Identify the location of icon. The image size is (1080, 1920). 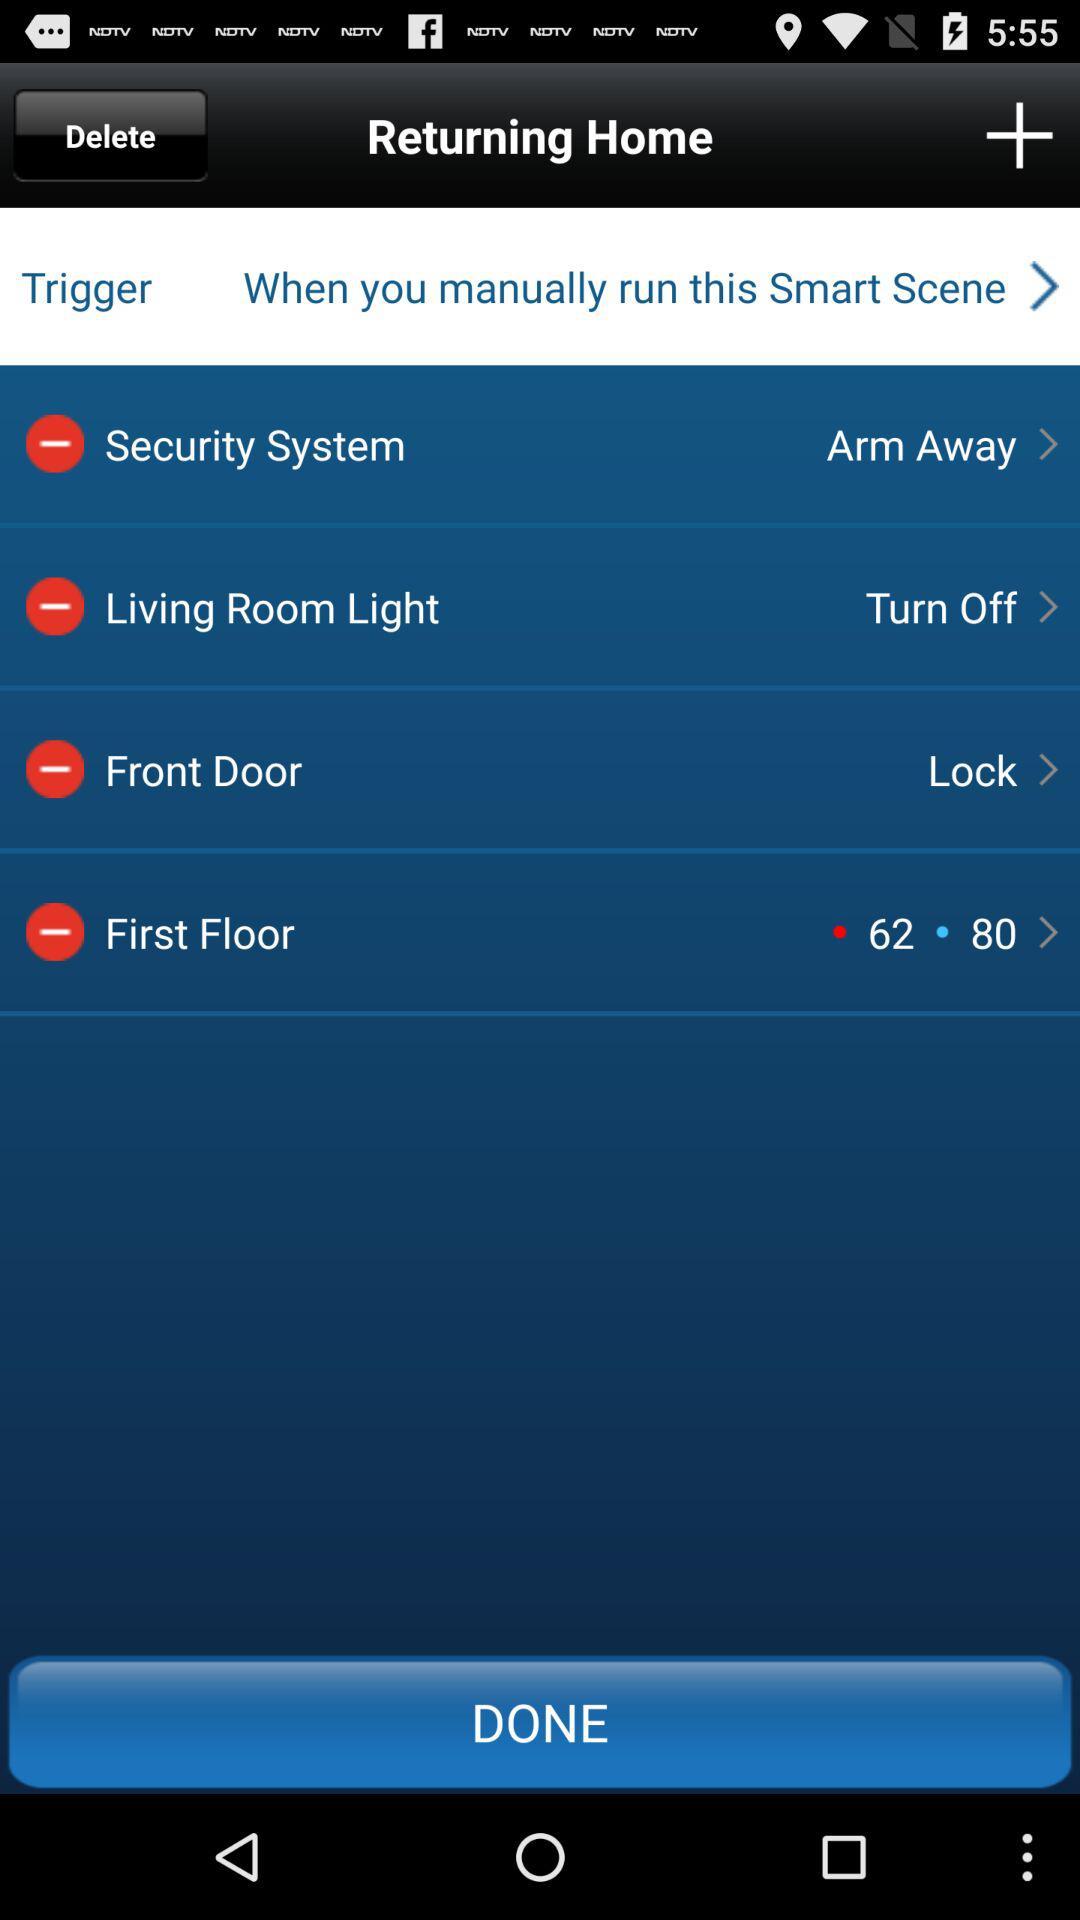
(1019, 134).